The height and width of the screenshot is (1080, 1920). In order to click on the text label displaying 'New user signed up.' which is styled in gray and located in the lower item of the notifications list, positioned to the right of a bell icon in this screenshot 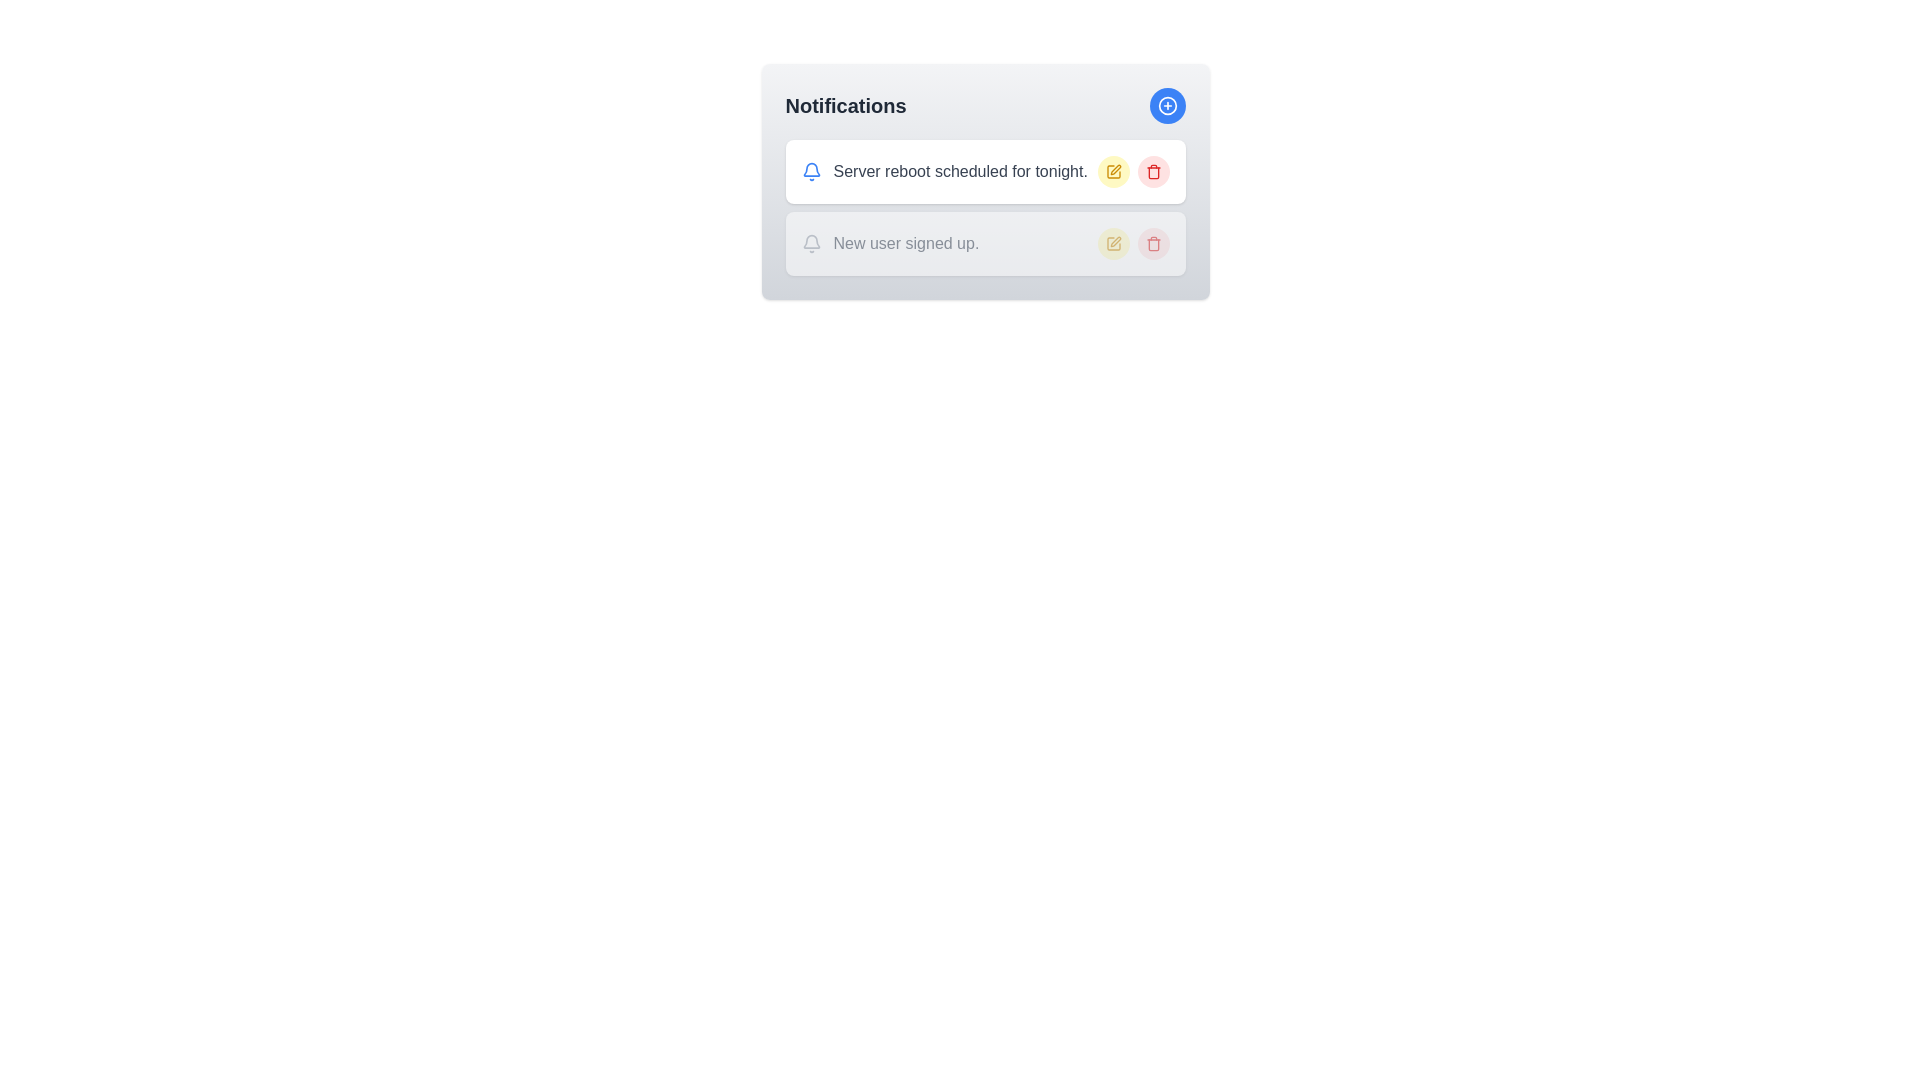, I will do `click(905, 242)`.